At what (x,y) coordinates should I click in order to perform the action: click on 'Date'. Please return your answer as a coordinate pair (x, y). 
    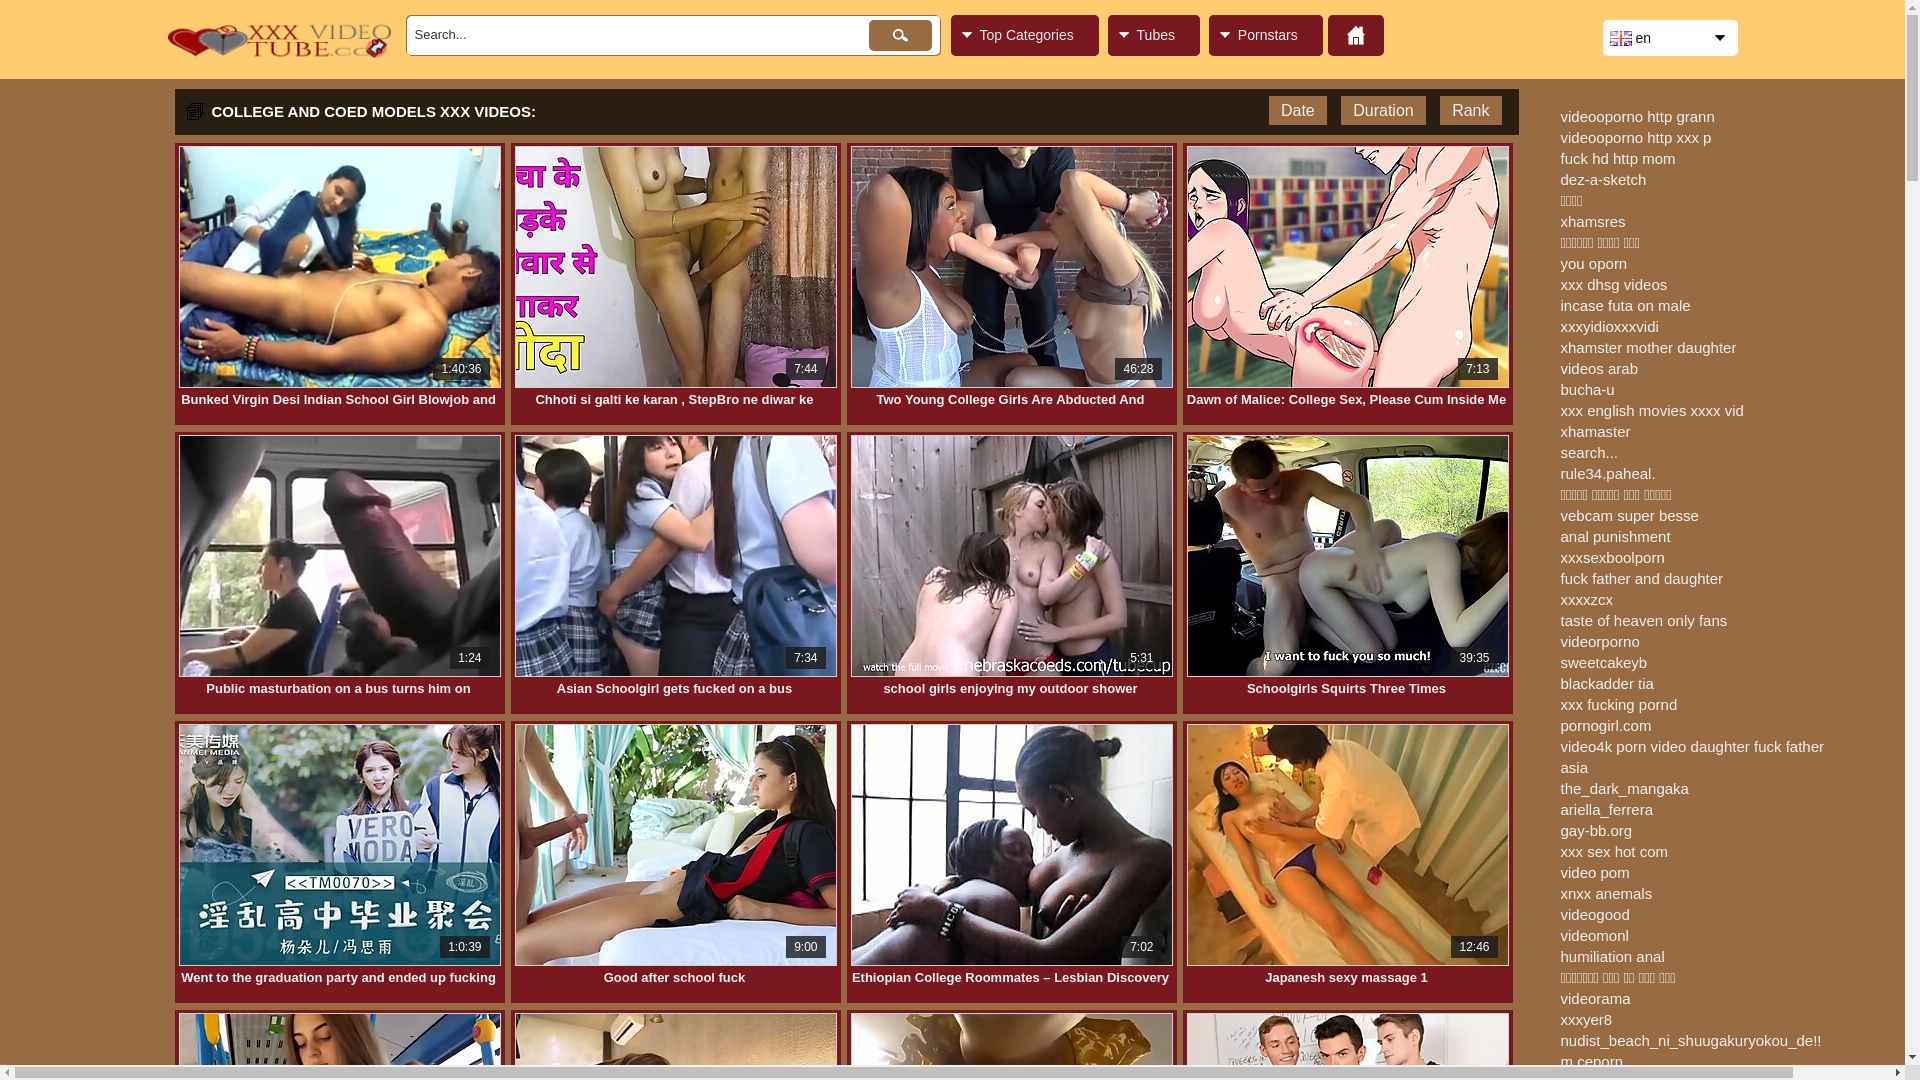
    Looking at the image, I should click on (1297, 110).